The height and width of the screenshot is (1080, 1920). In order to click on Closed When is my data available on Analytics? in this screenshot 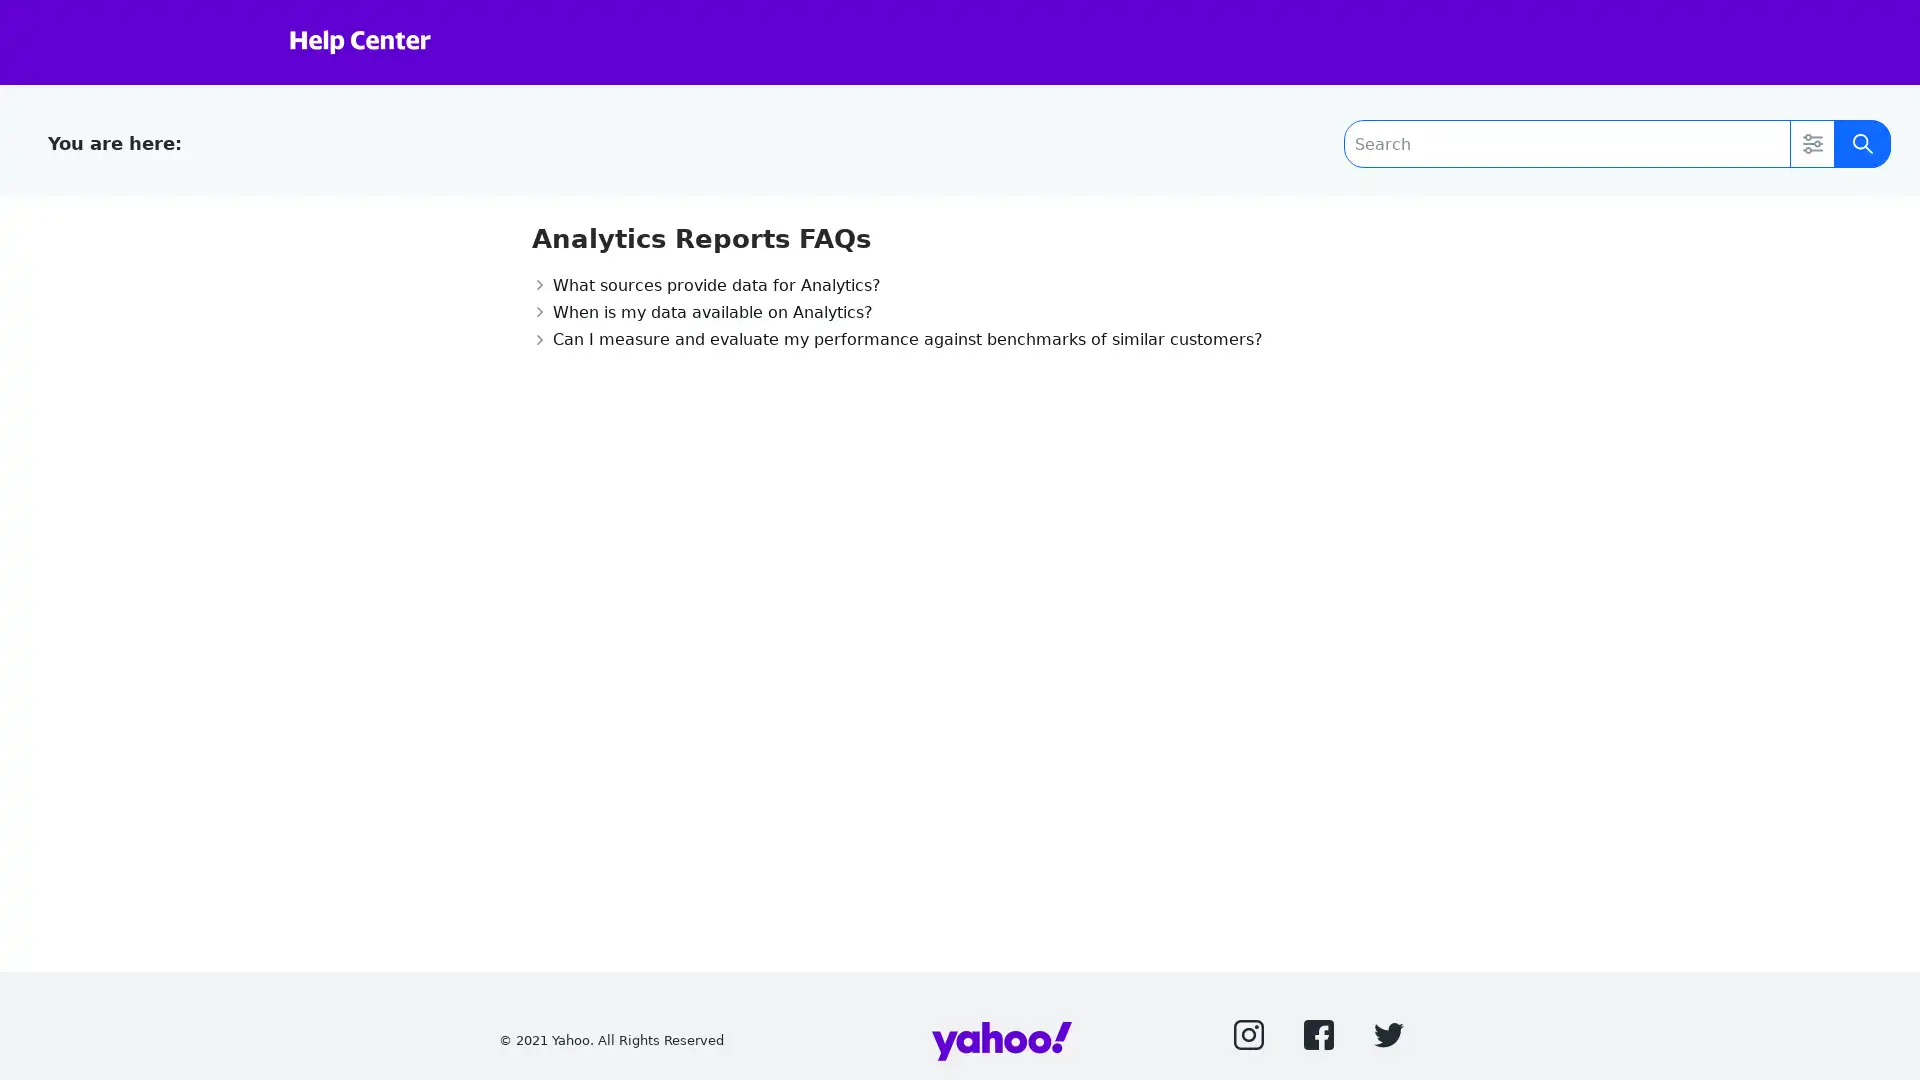, I will do `click(701, 311)`.